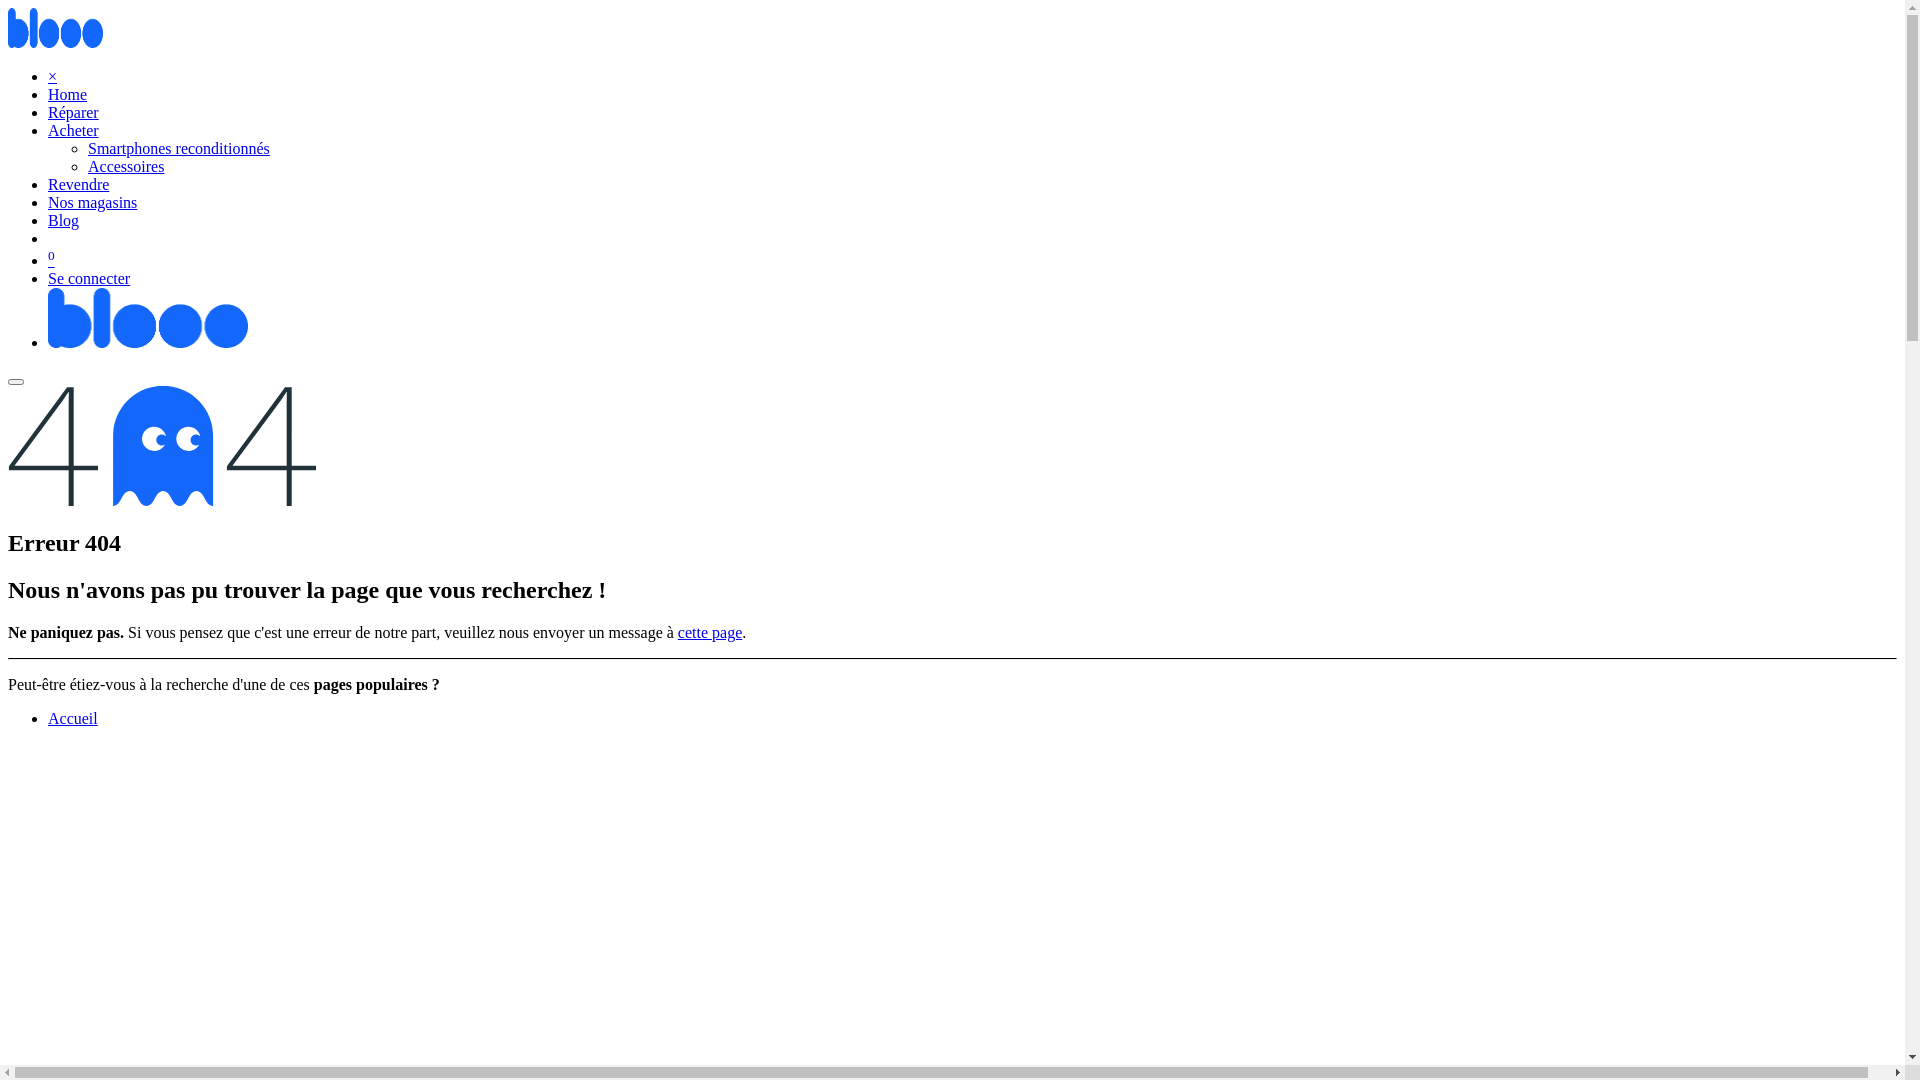 The width and height of the screenshot is (1920, 1080). I want to click on 'Accessoires', so click(124, 165).